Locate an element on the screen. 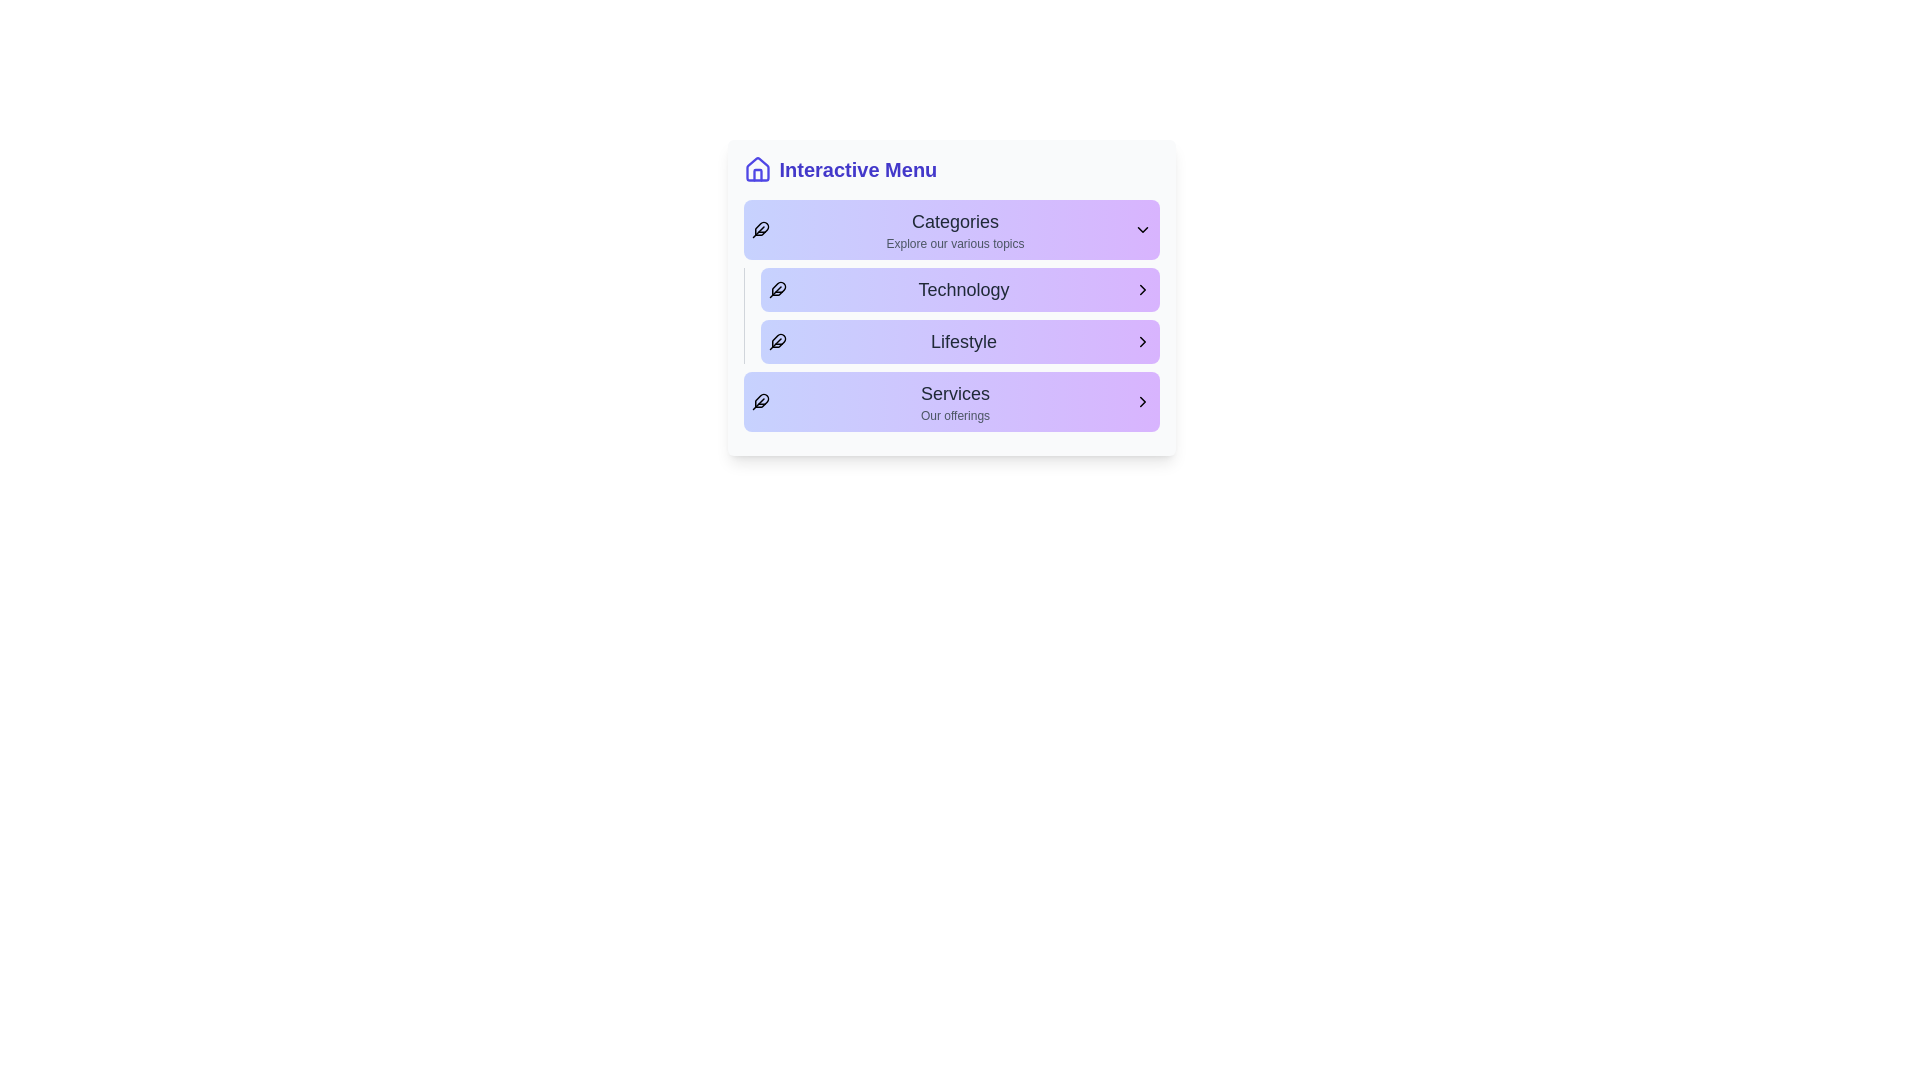 This screenshot has height=1080, width=1920. the small, downward-facing chevron icon located at the extreme right side of the 'Categories' menu section is located at coordinates (1142, 229).